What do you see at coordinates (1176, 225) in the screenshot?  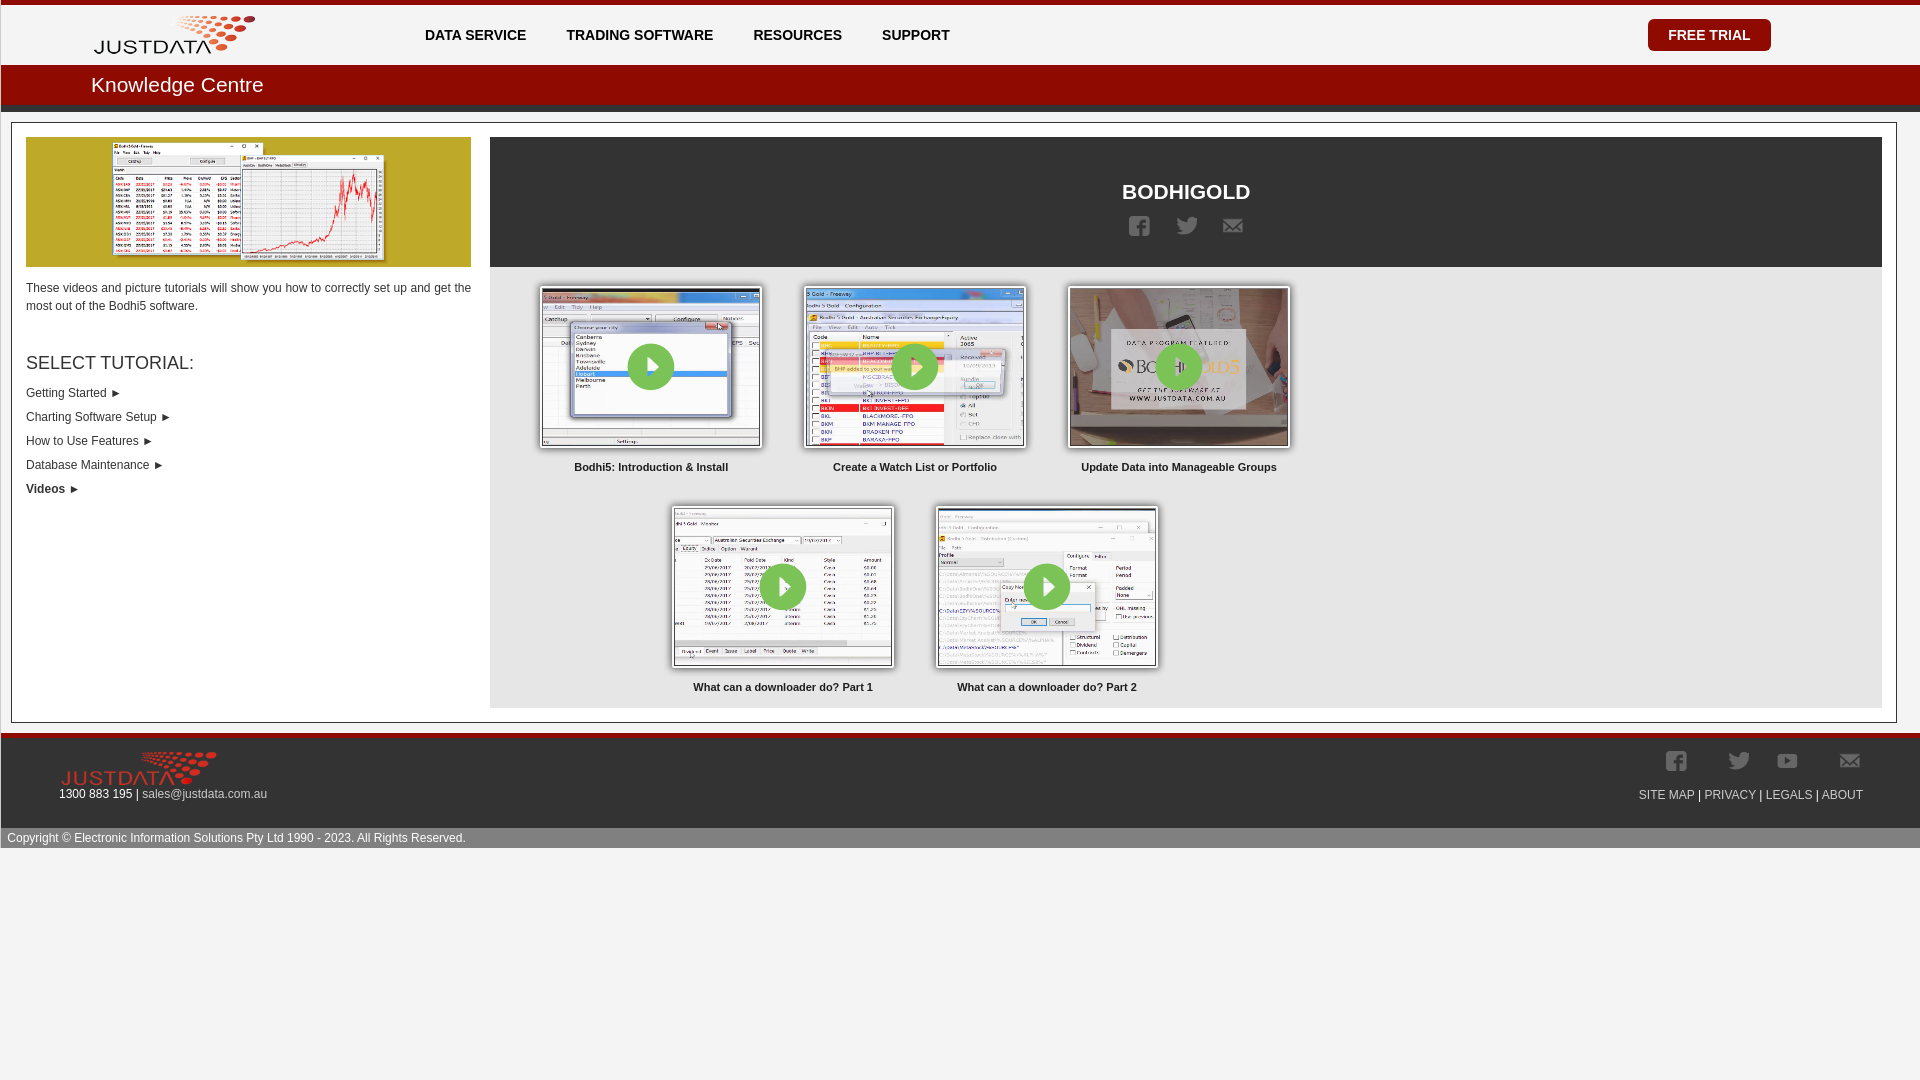 I see `' '` at bounding box center [1176, 225].